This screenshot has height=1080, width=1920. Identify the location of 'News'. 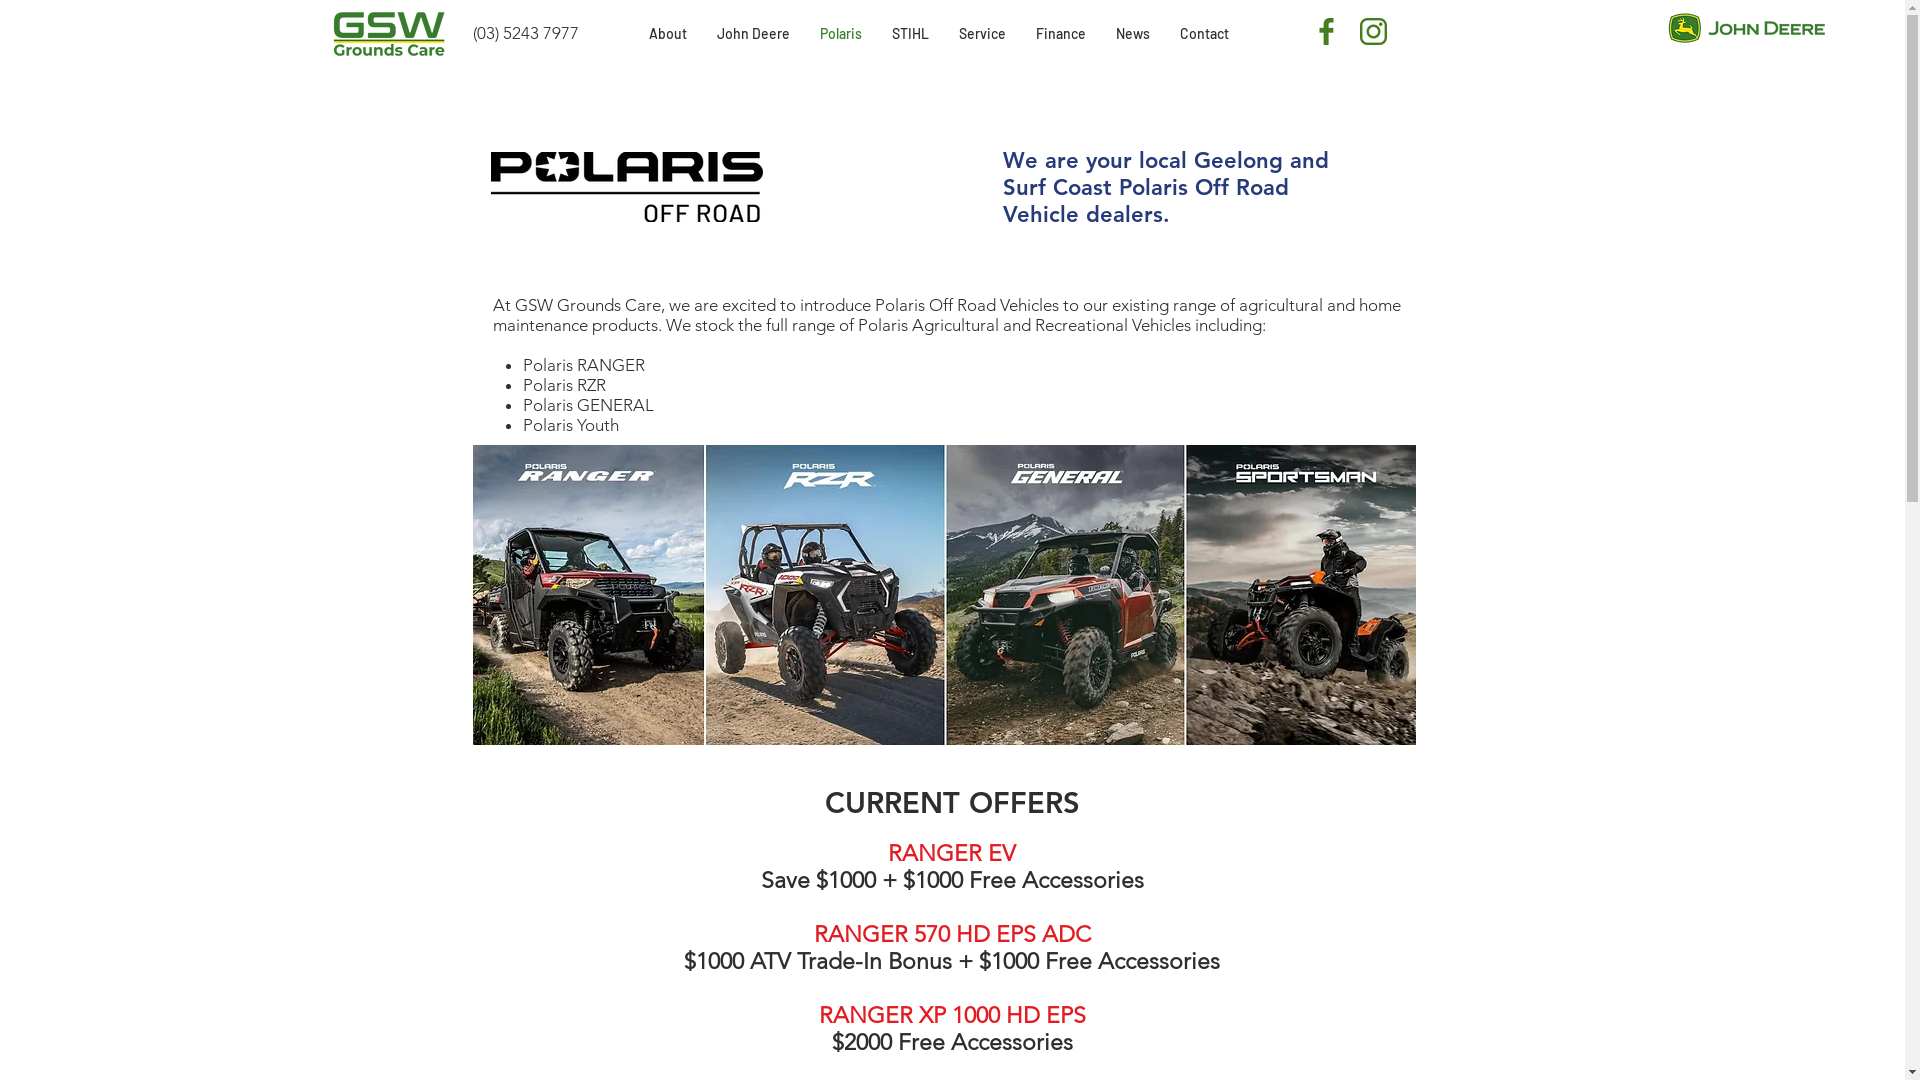
(1132, 33).